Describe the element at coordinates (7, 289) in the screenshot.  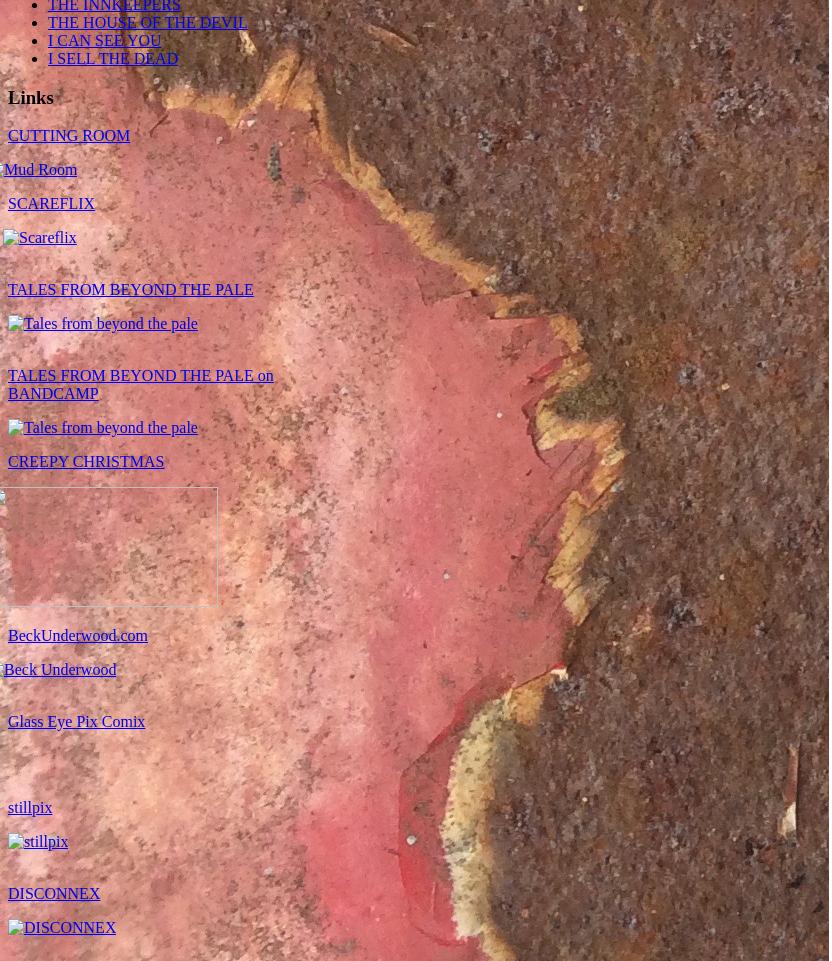
I see `'TALES FROM BEYOND THE PALE'` at that location.